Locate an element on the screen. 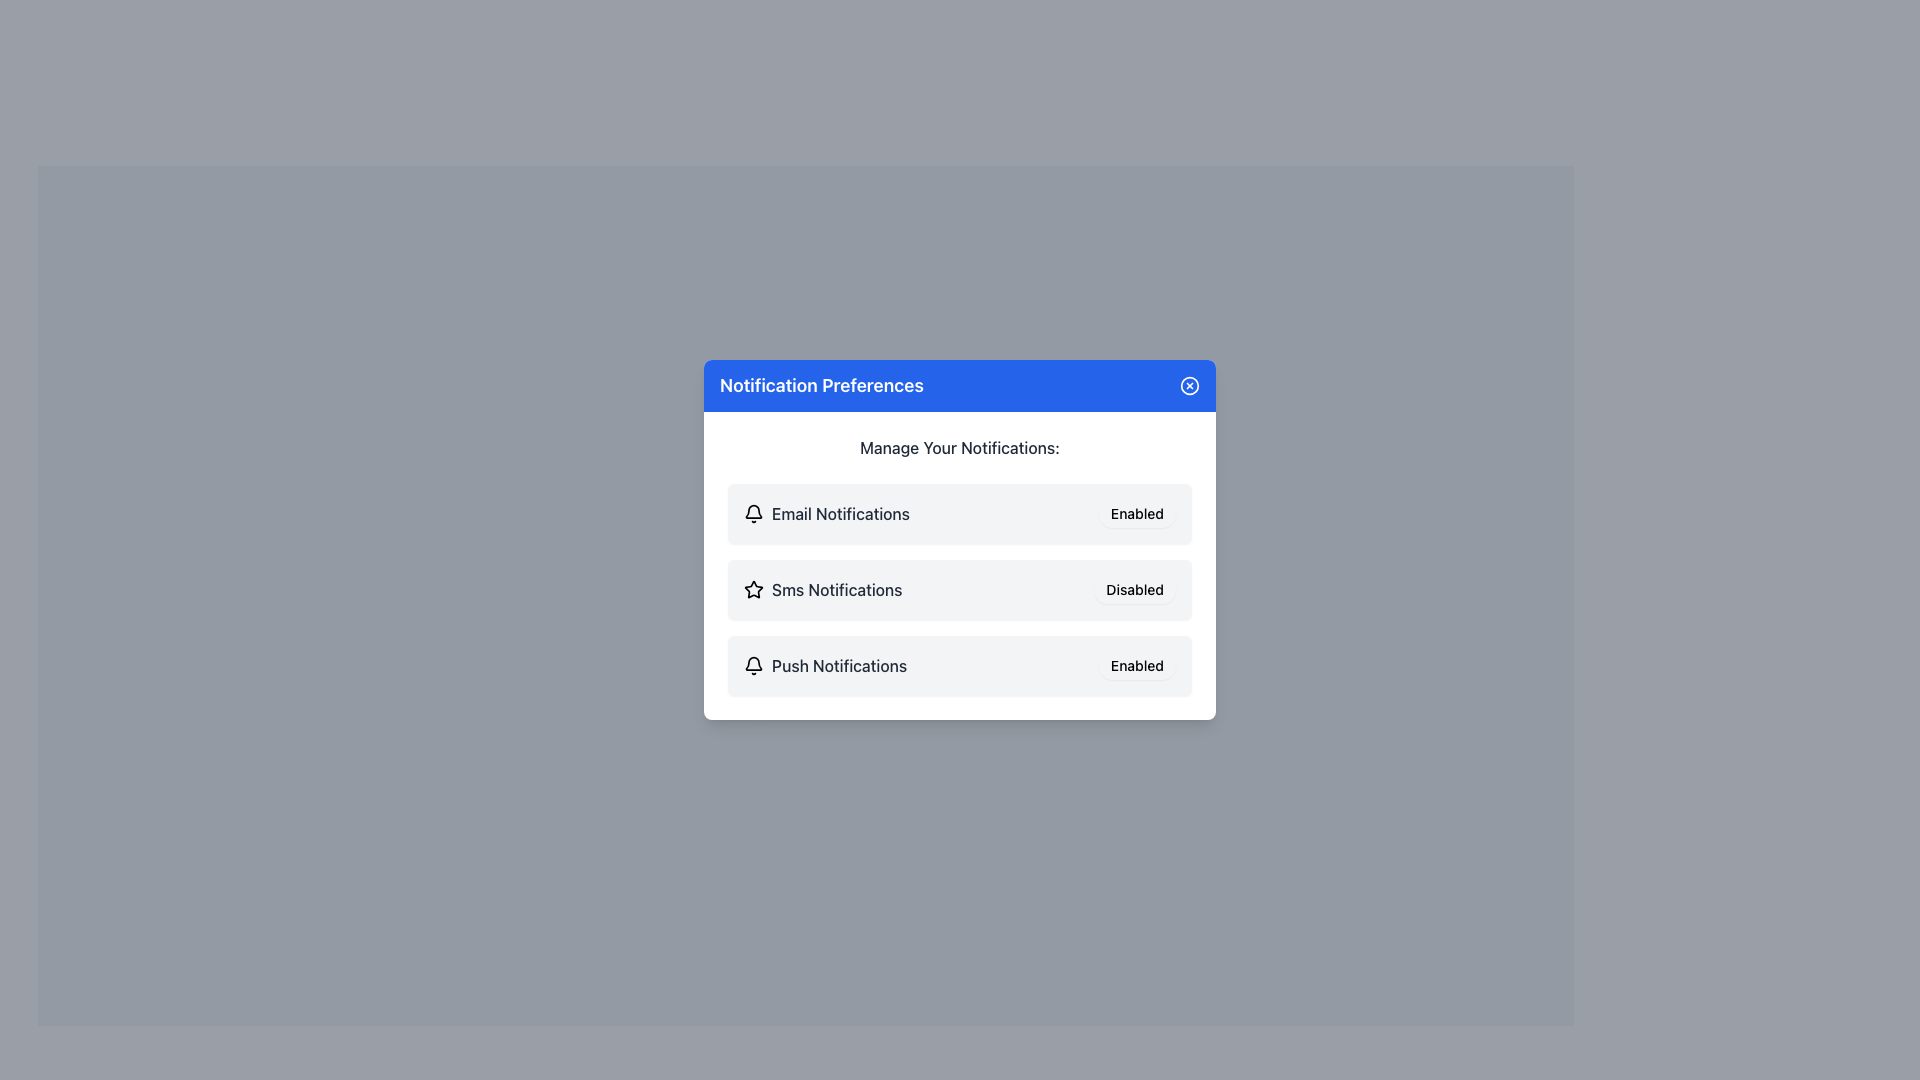 The width and height of the screenshot is (1920, 1080). the decorative star icon indicating importance for the 'Sms Notifications' entry, located in the second row of the panel is located at coordinates (752, 588).